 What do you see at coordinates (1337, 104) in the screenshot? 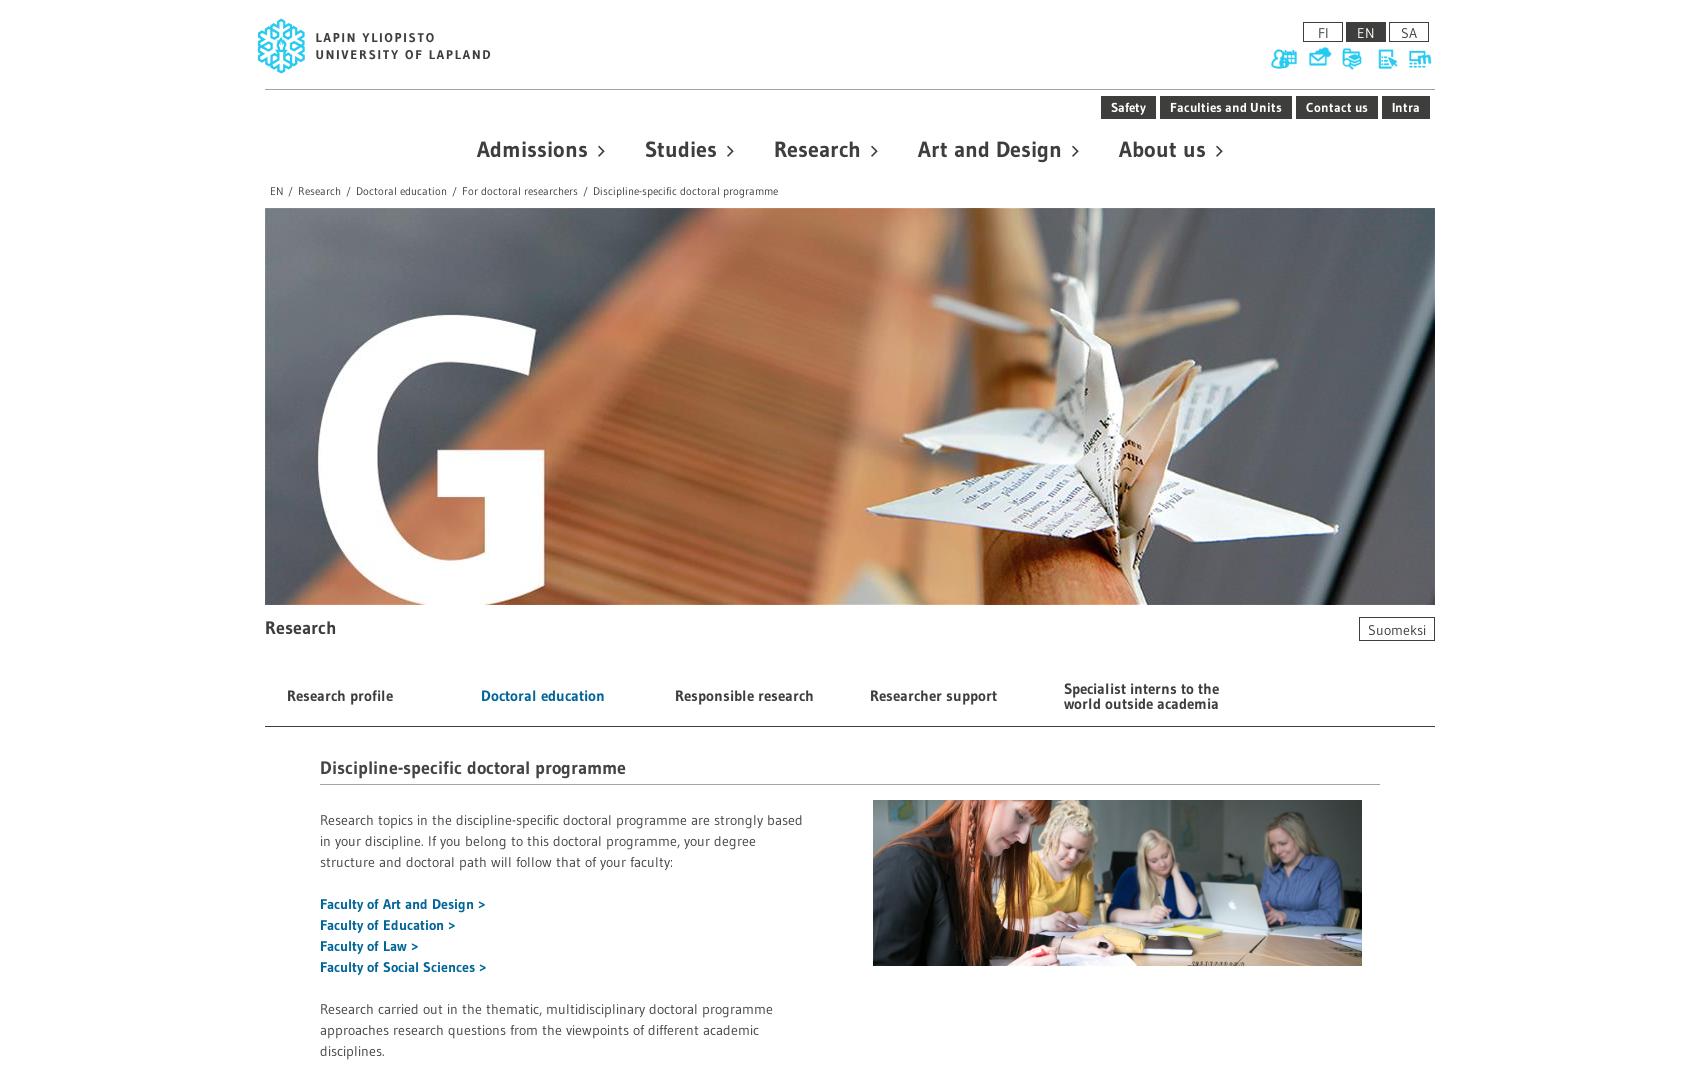
I see `'Contact us'` at bounding box center [1337, 104].